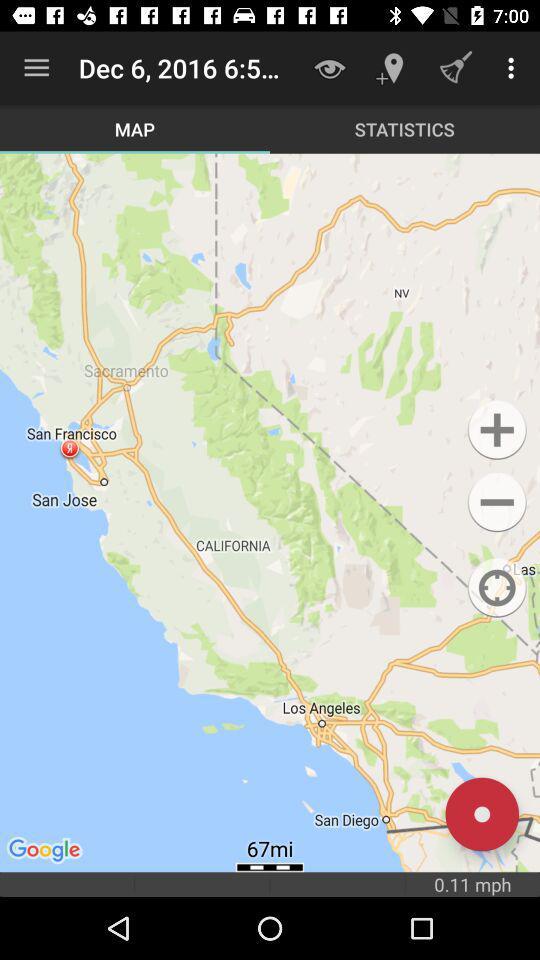 The width and height of the screenshot is (540, 960). Describe the element at coordinates (496, 430) in the screenshot. I see `zoom the map` at that location.